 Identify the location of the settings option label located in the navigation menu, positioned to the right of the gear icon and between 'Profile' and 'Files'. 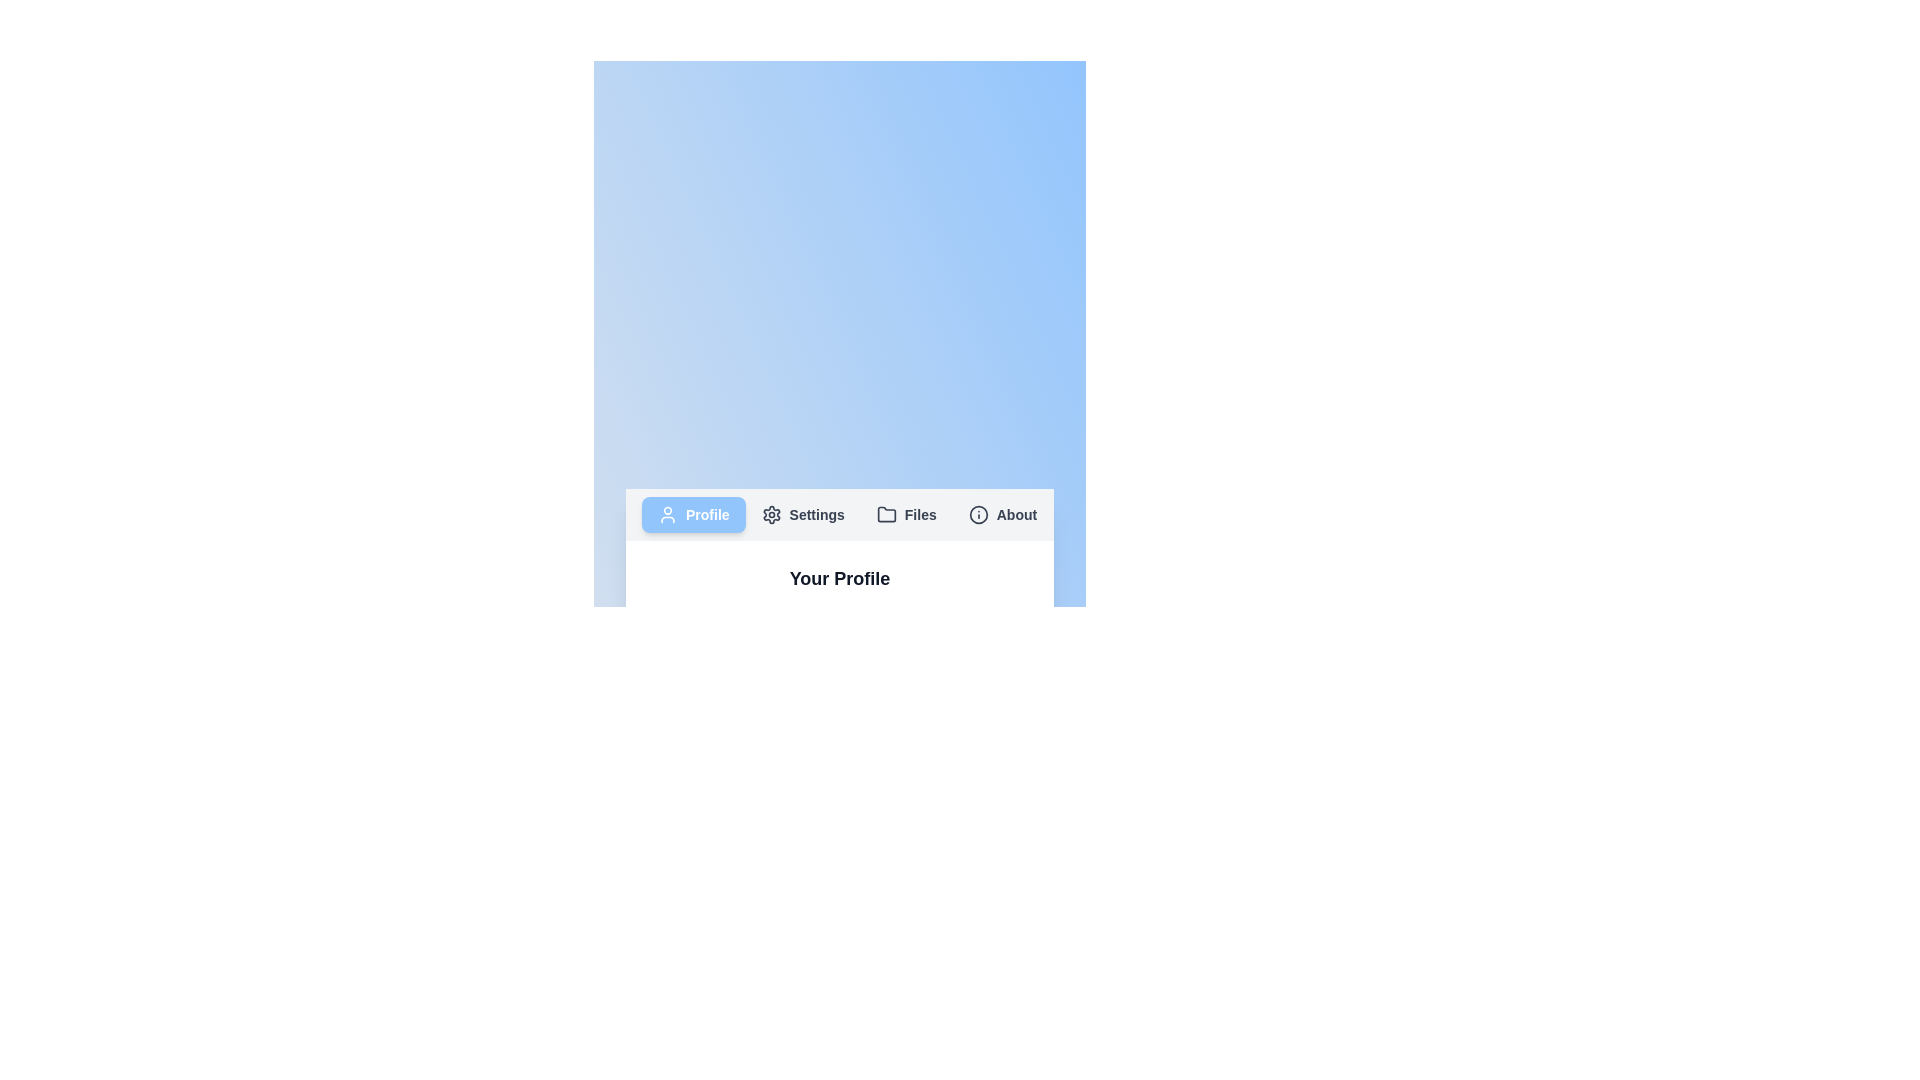
(817, 514).